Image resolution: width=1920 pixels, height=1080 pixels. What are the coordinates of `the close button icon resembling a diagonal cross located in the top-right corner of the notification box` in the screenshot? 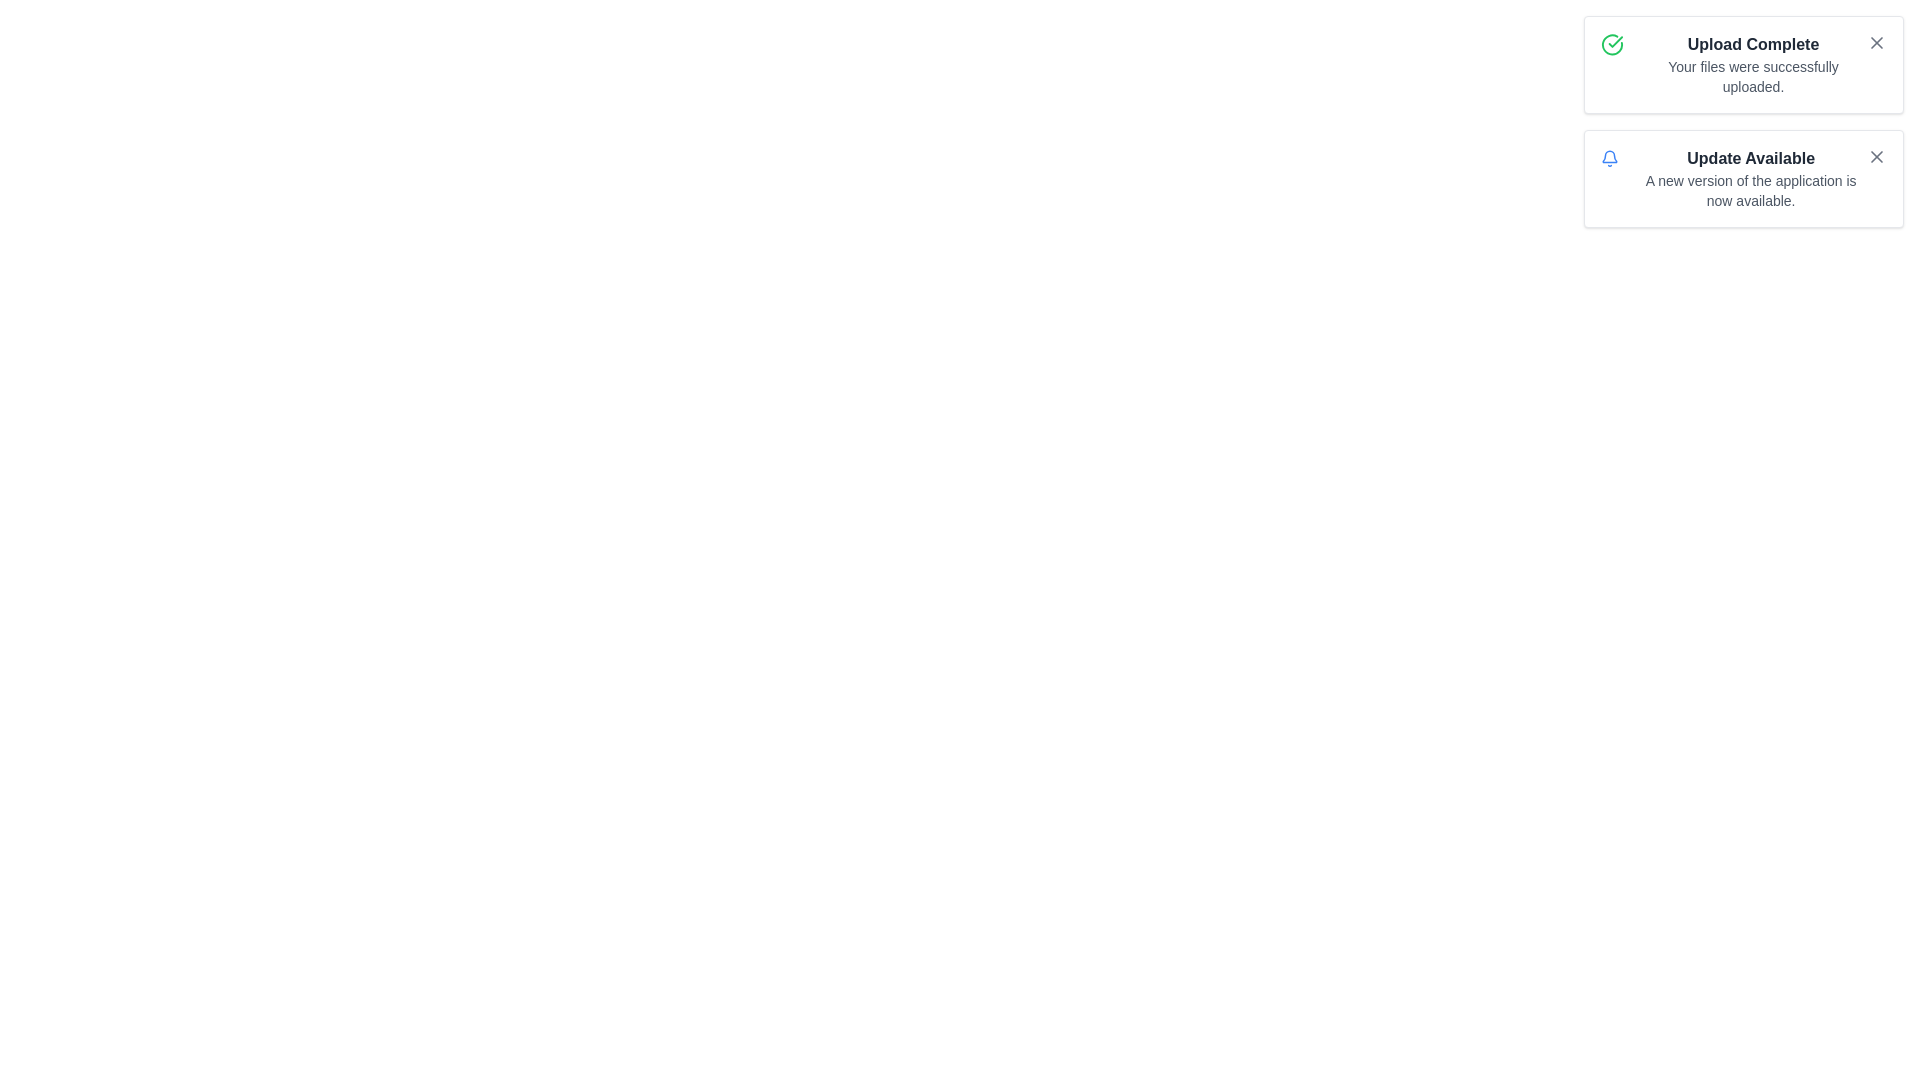 It's located at (1875, 156).